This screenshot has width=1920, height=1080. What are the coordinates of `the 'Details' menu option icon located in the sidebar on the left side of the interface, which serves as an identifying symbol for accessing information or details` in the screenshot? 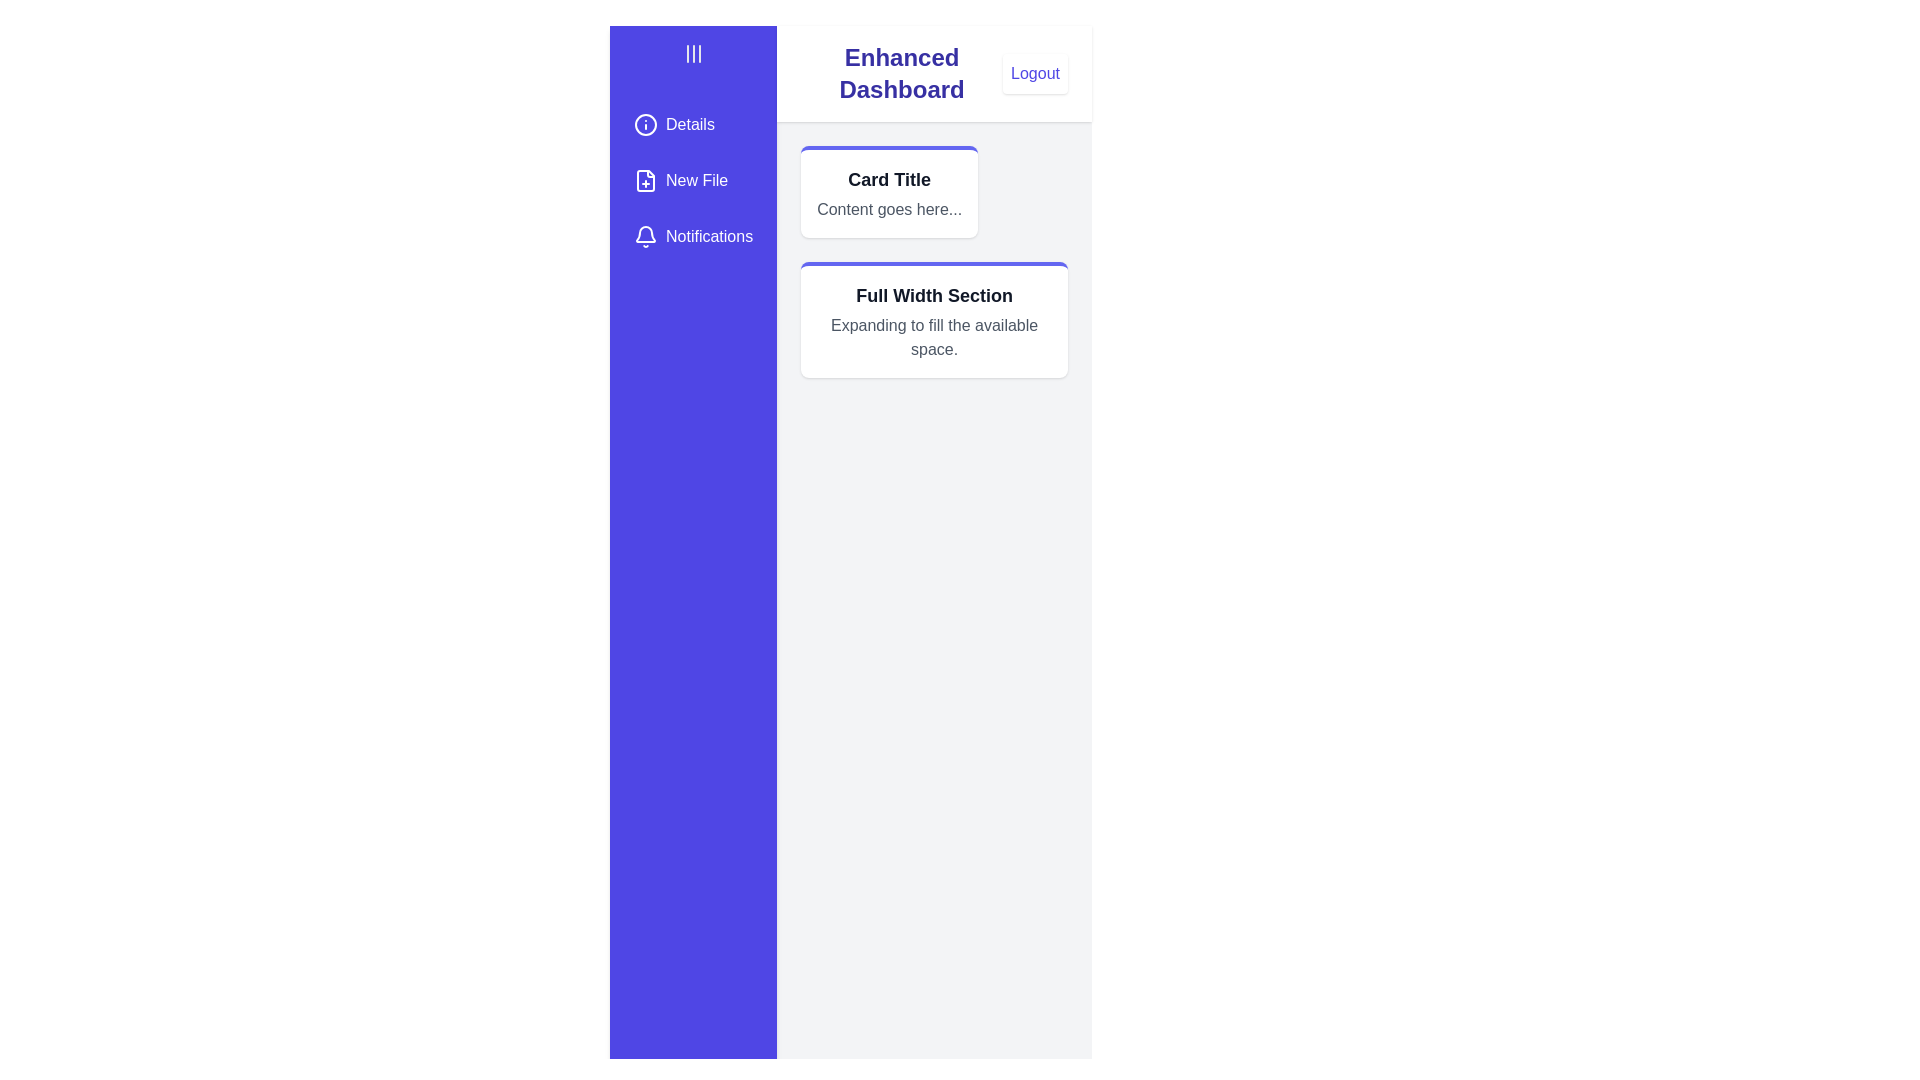 It's located at (646, 124).